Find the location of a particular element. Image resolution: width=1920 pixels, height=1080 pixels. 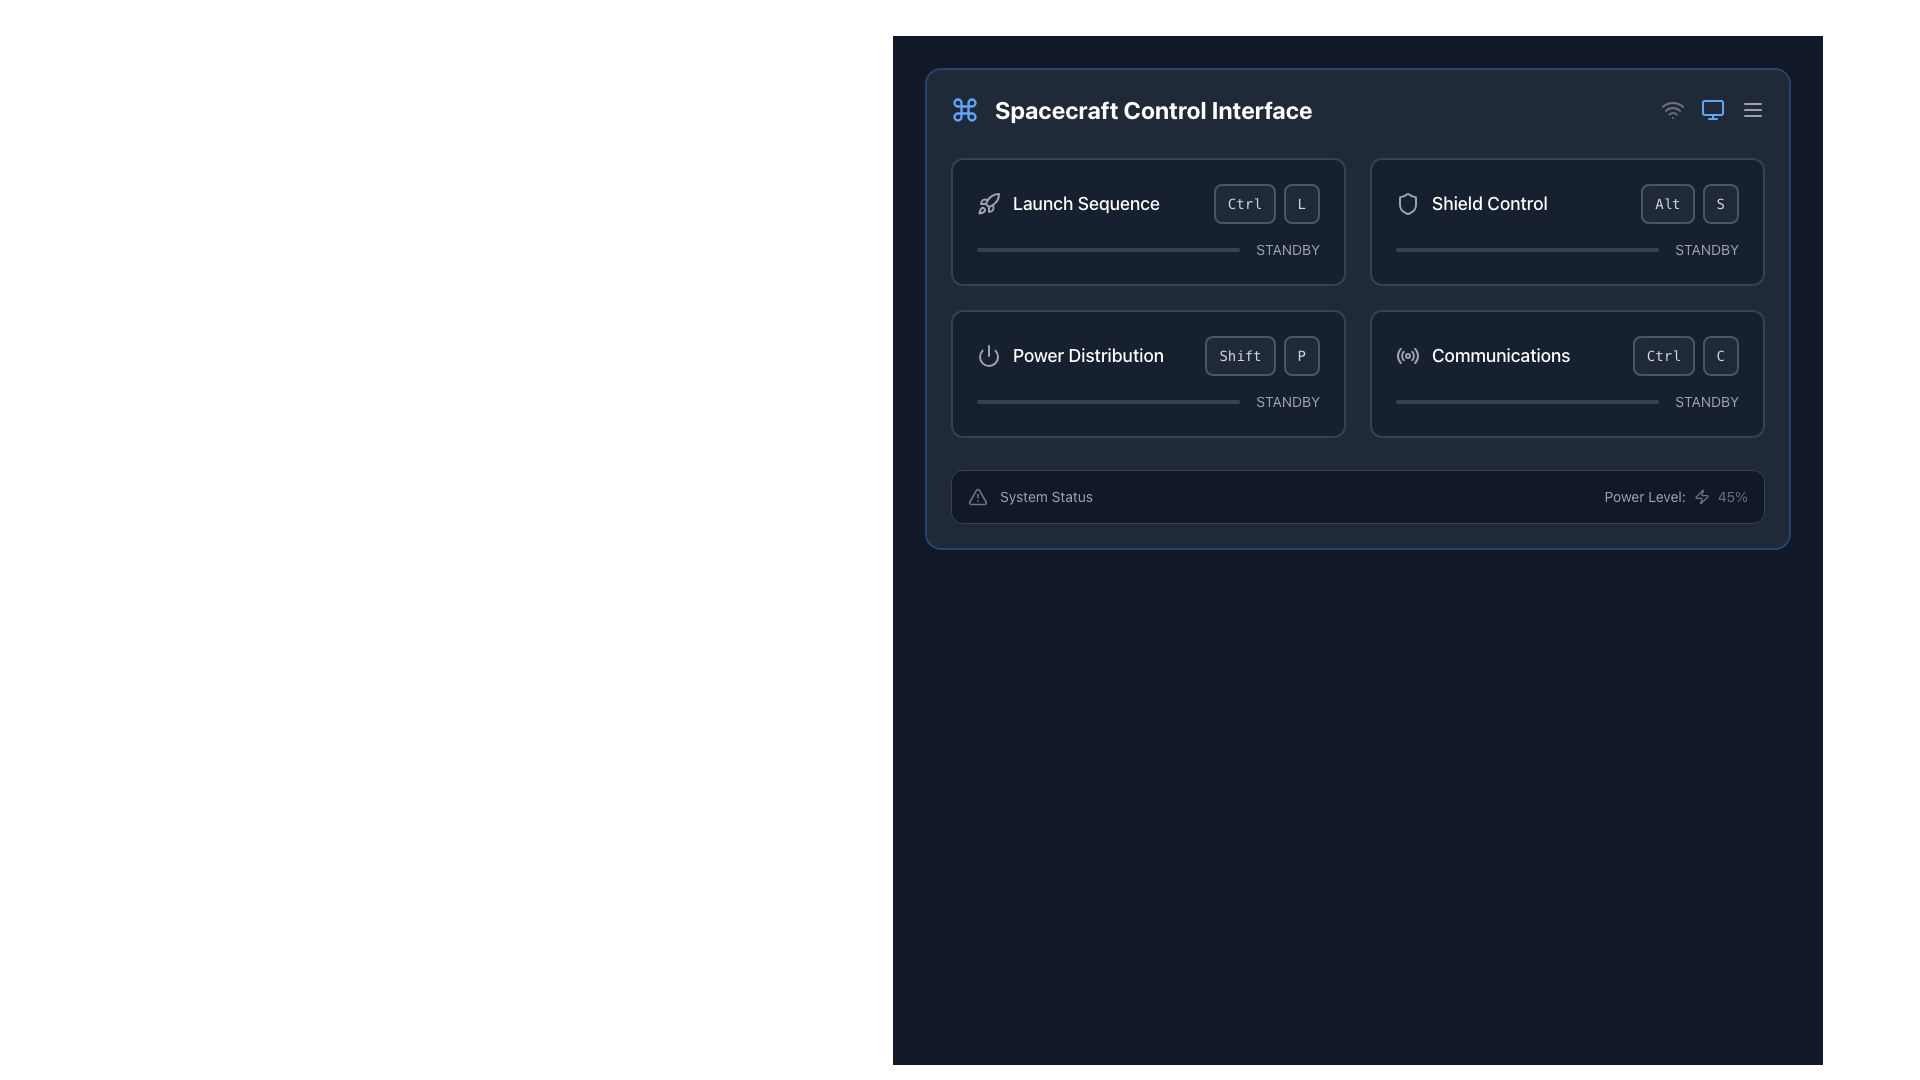

the 'Launch Sequence' button which contains a small, sleek metallic rocket-like icon positioned in the upper left corner is located at coordinates (992, 200).